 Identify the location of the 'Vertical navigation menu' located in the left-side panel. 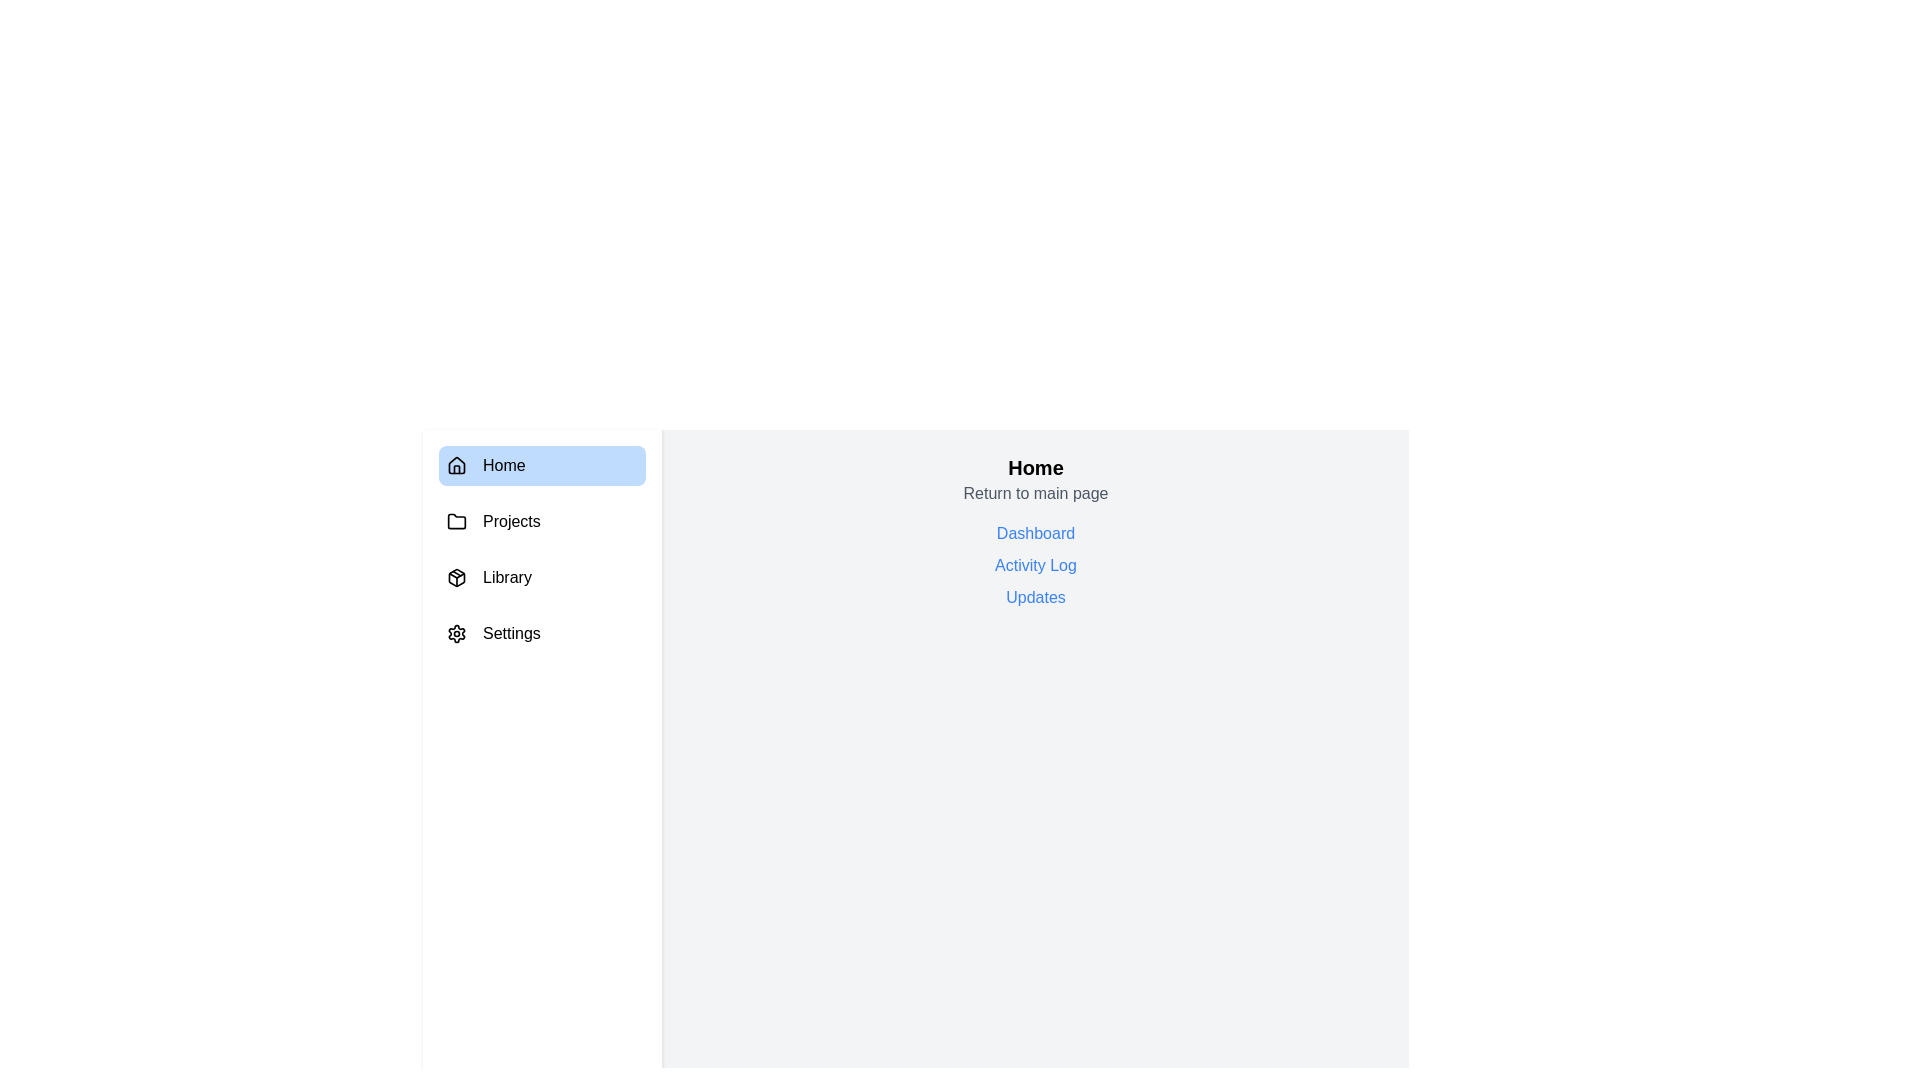
(542, 550).